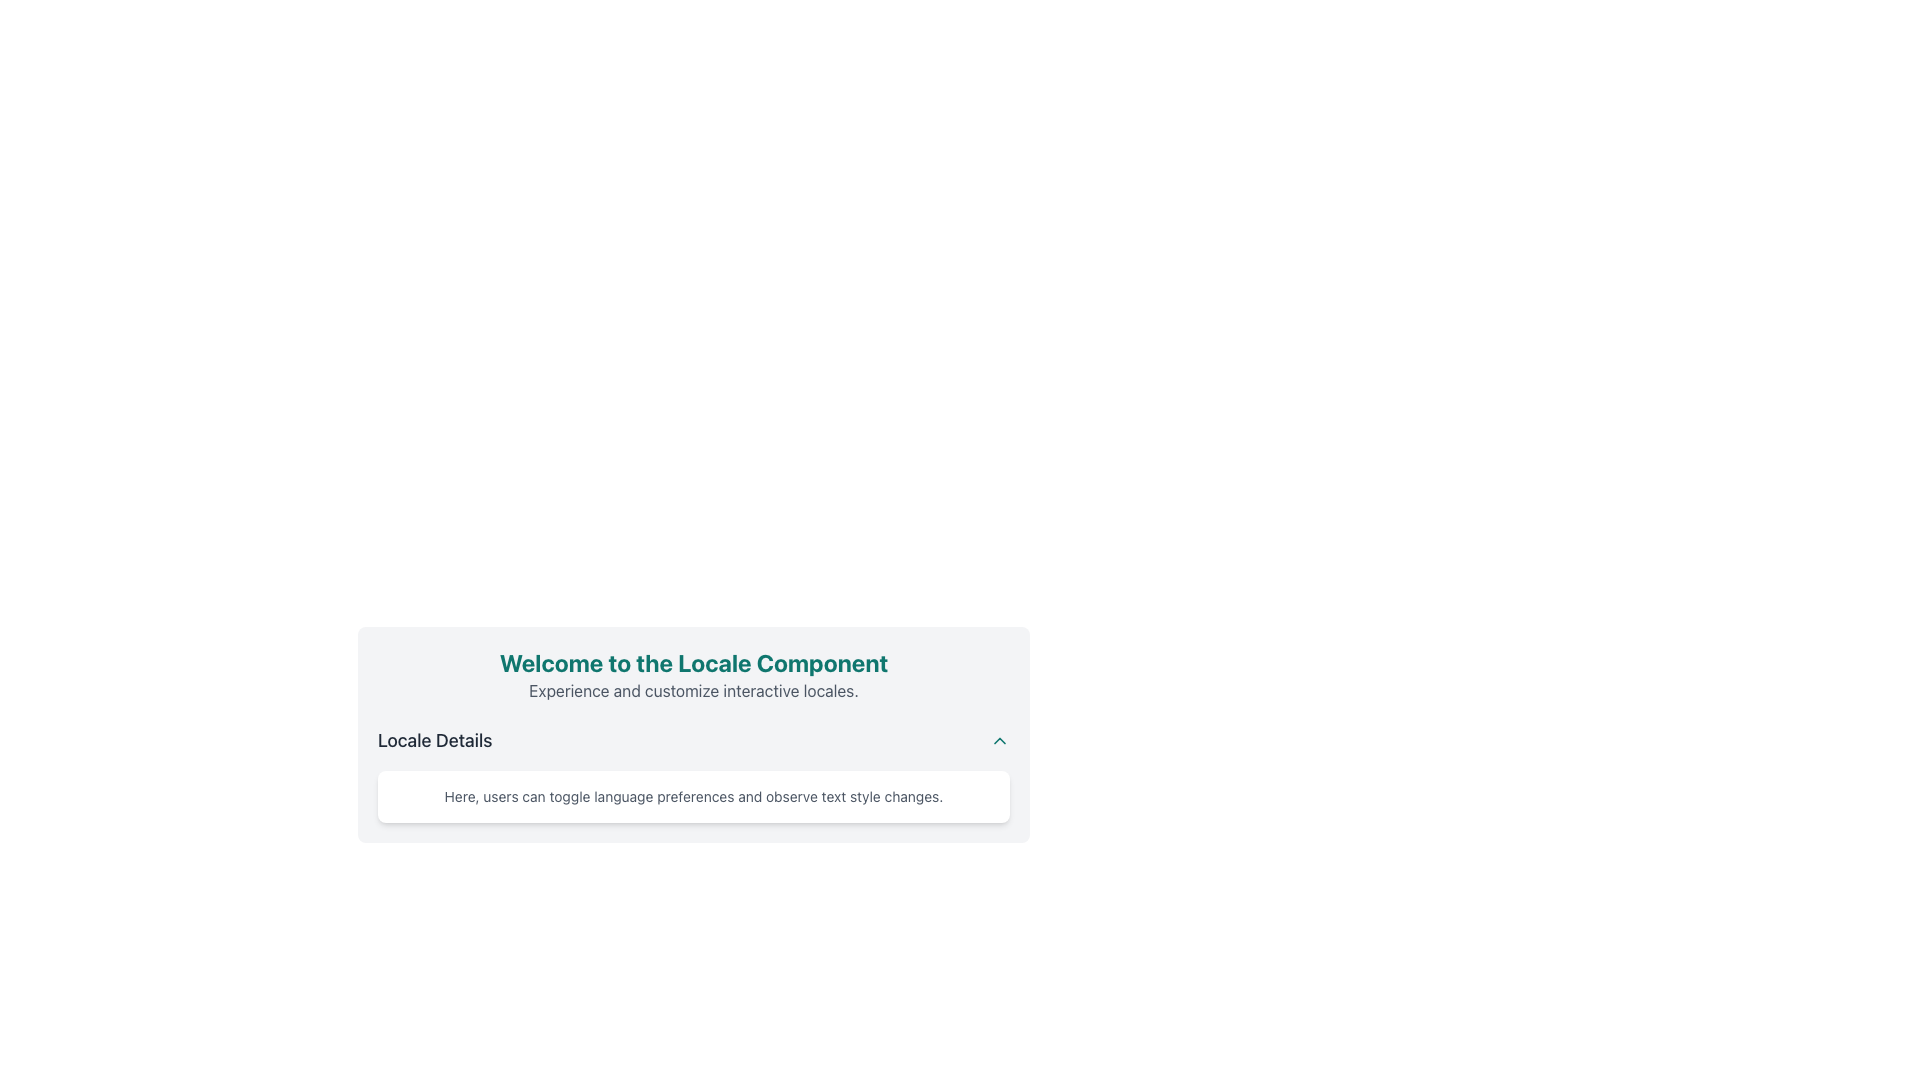  I want to click on the static text label rendered in a smaller font size and muted gray color located within the 'Locale Details' subsection, beneath the 'Welcome to the Locale Component' header, so click(694, 796).